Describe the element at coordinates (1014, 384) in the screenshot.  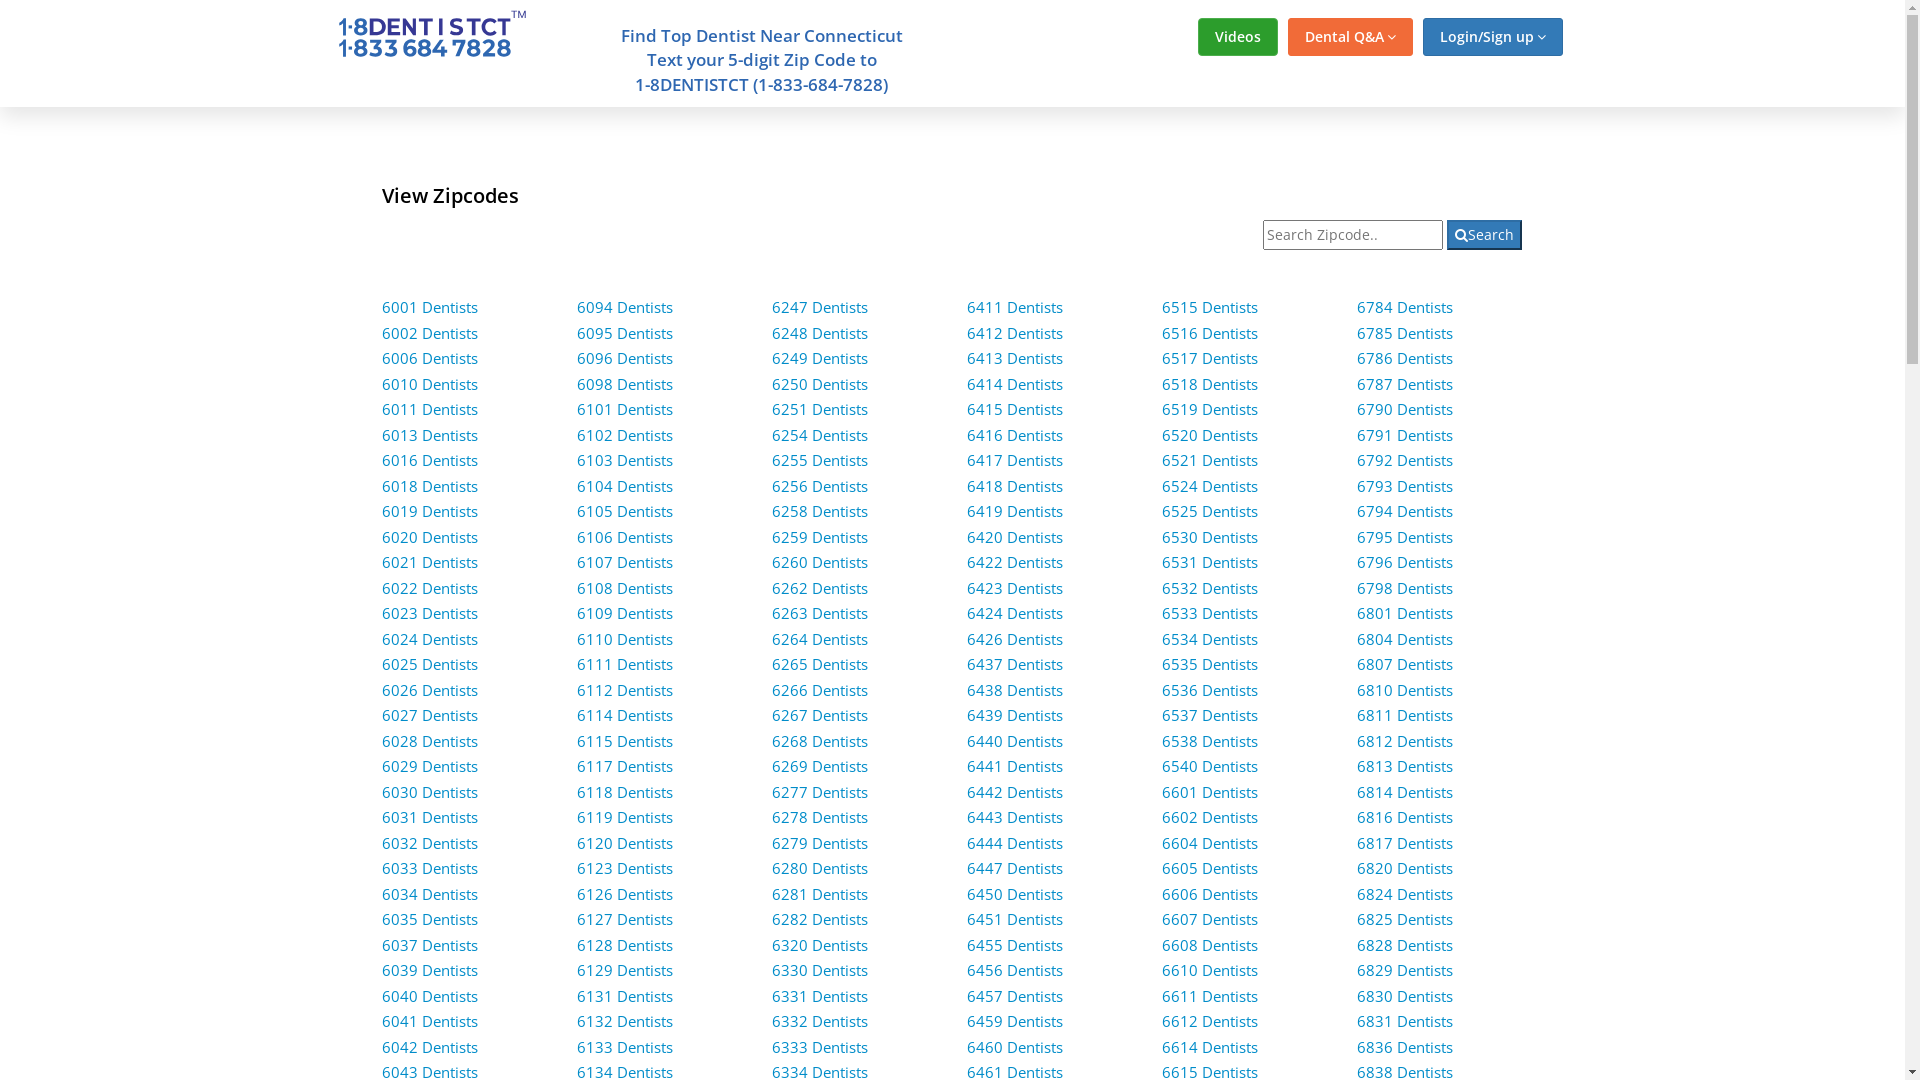
I see `'6414 Dentists'` at that location.